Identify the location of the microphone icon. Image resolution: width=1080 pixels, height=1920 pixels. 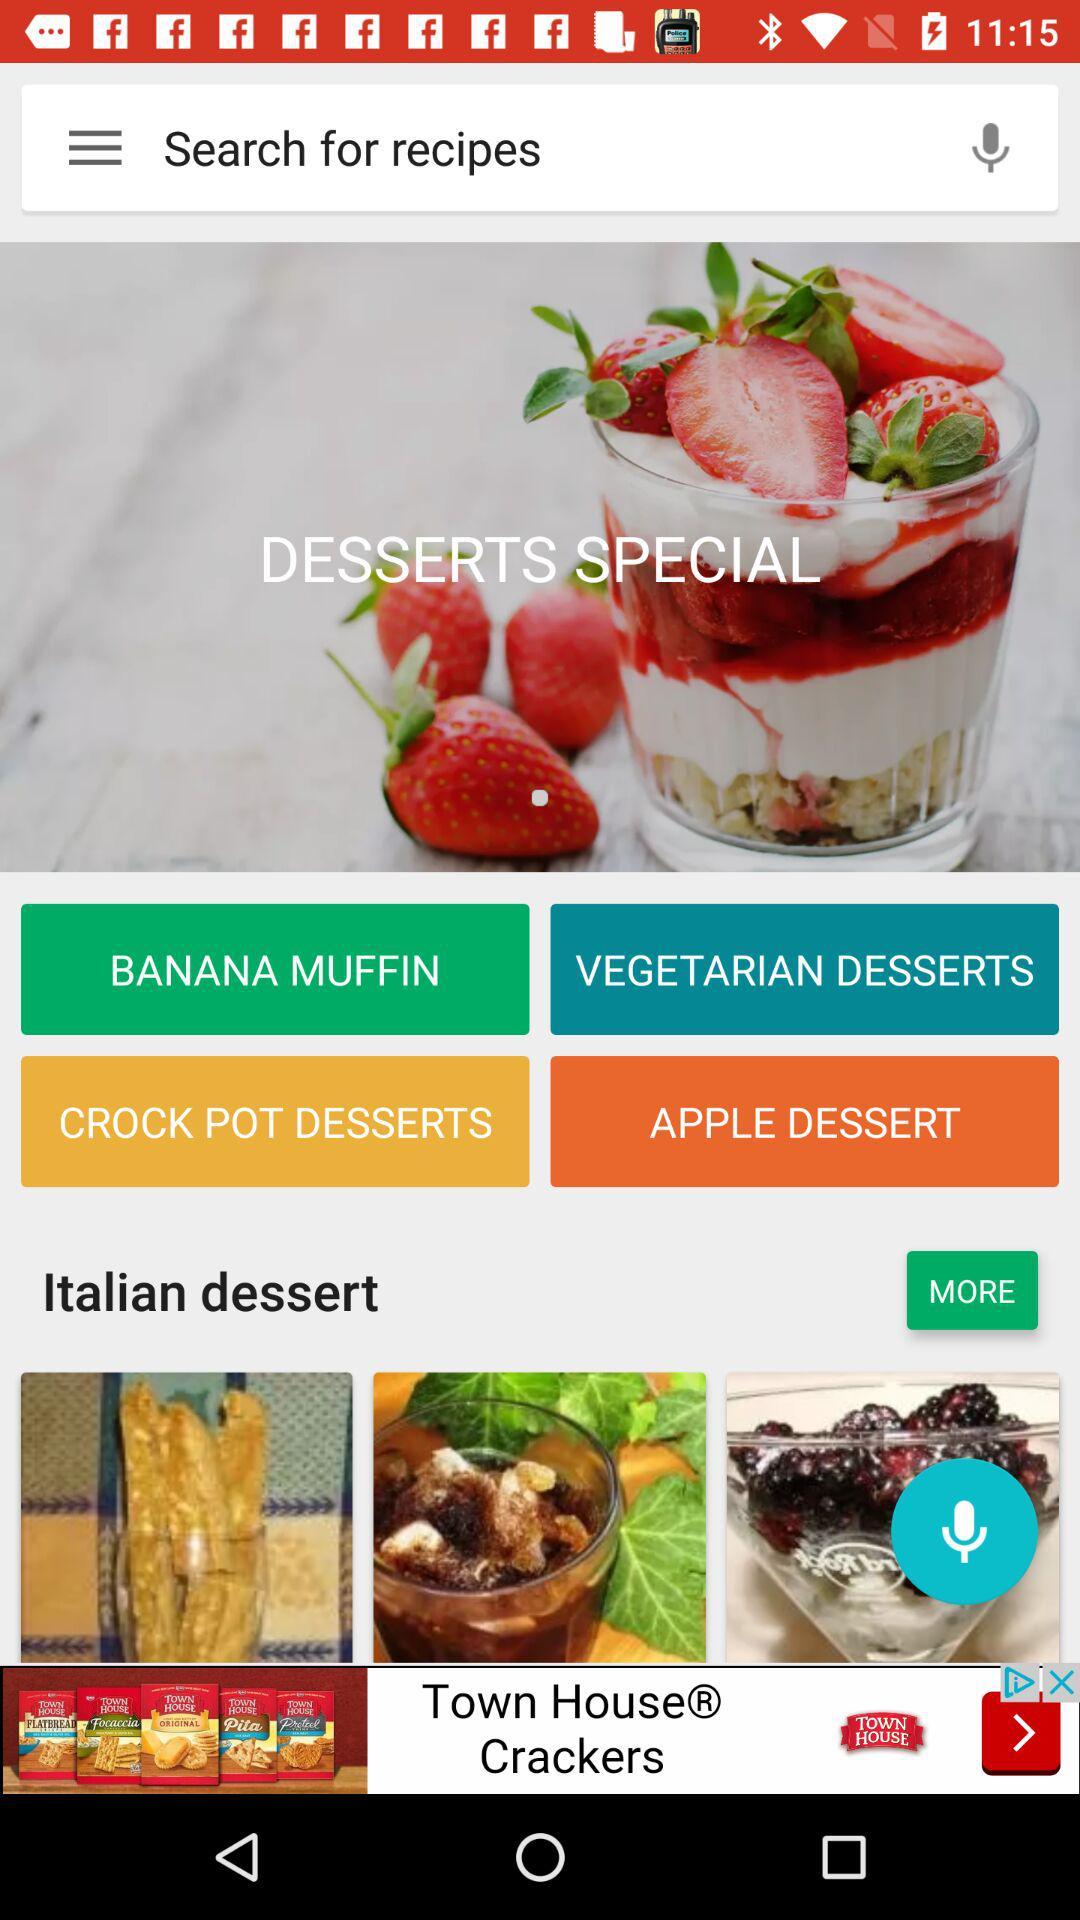
(963, 1530).